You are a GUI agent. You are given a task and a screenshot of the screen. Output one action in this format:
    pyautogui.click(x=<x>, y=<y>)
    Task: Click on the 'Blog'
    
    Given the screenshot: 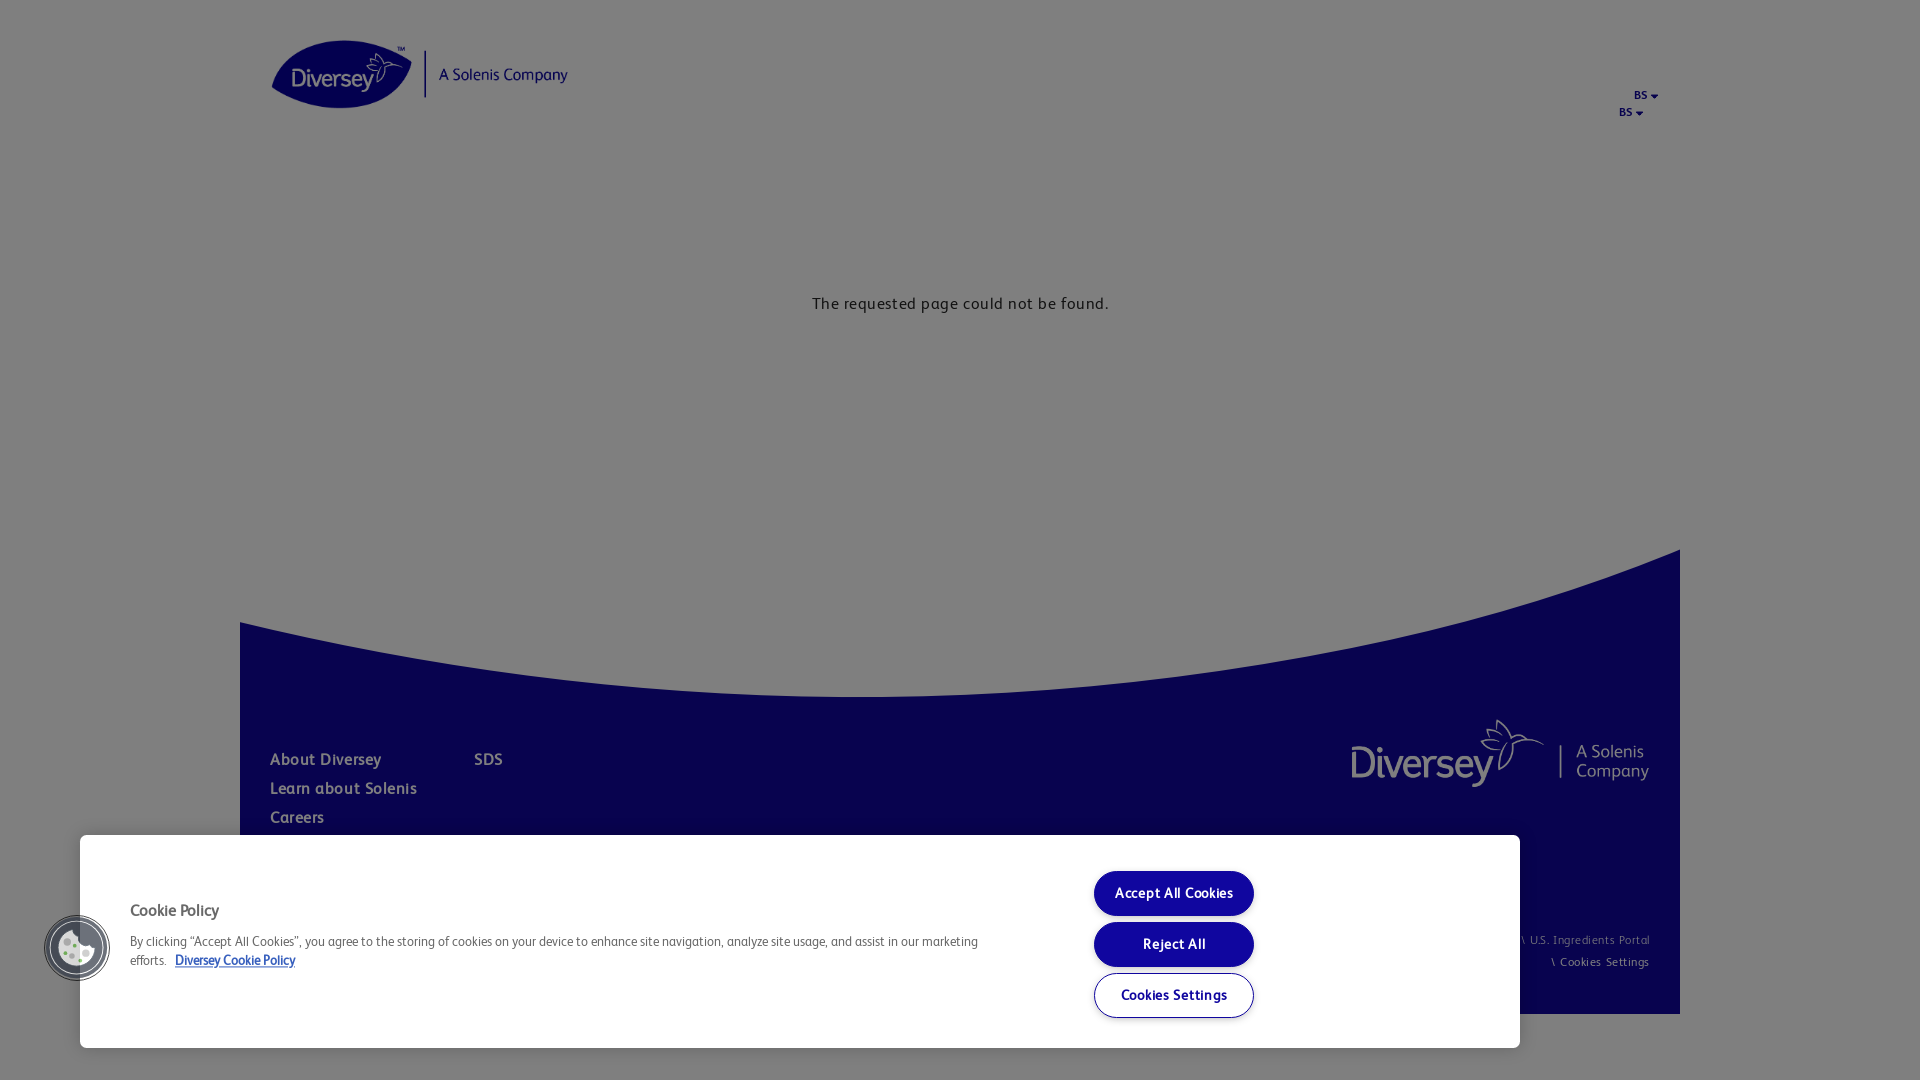 What is the action you would take?
    pyautogui.click(x=268, y=874)
    